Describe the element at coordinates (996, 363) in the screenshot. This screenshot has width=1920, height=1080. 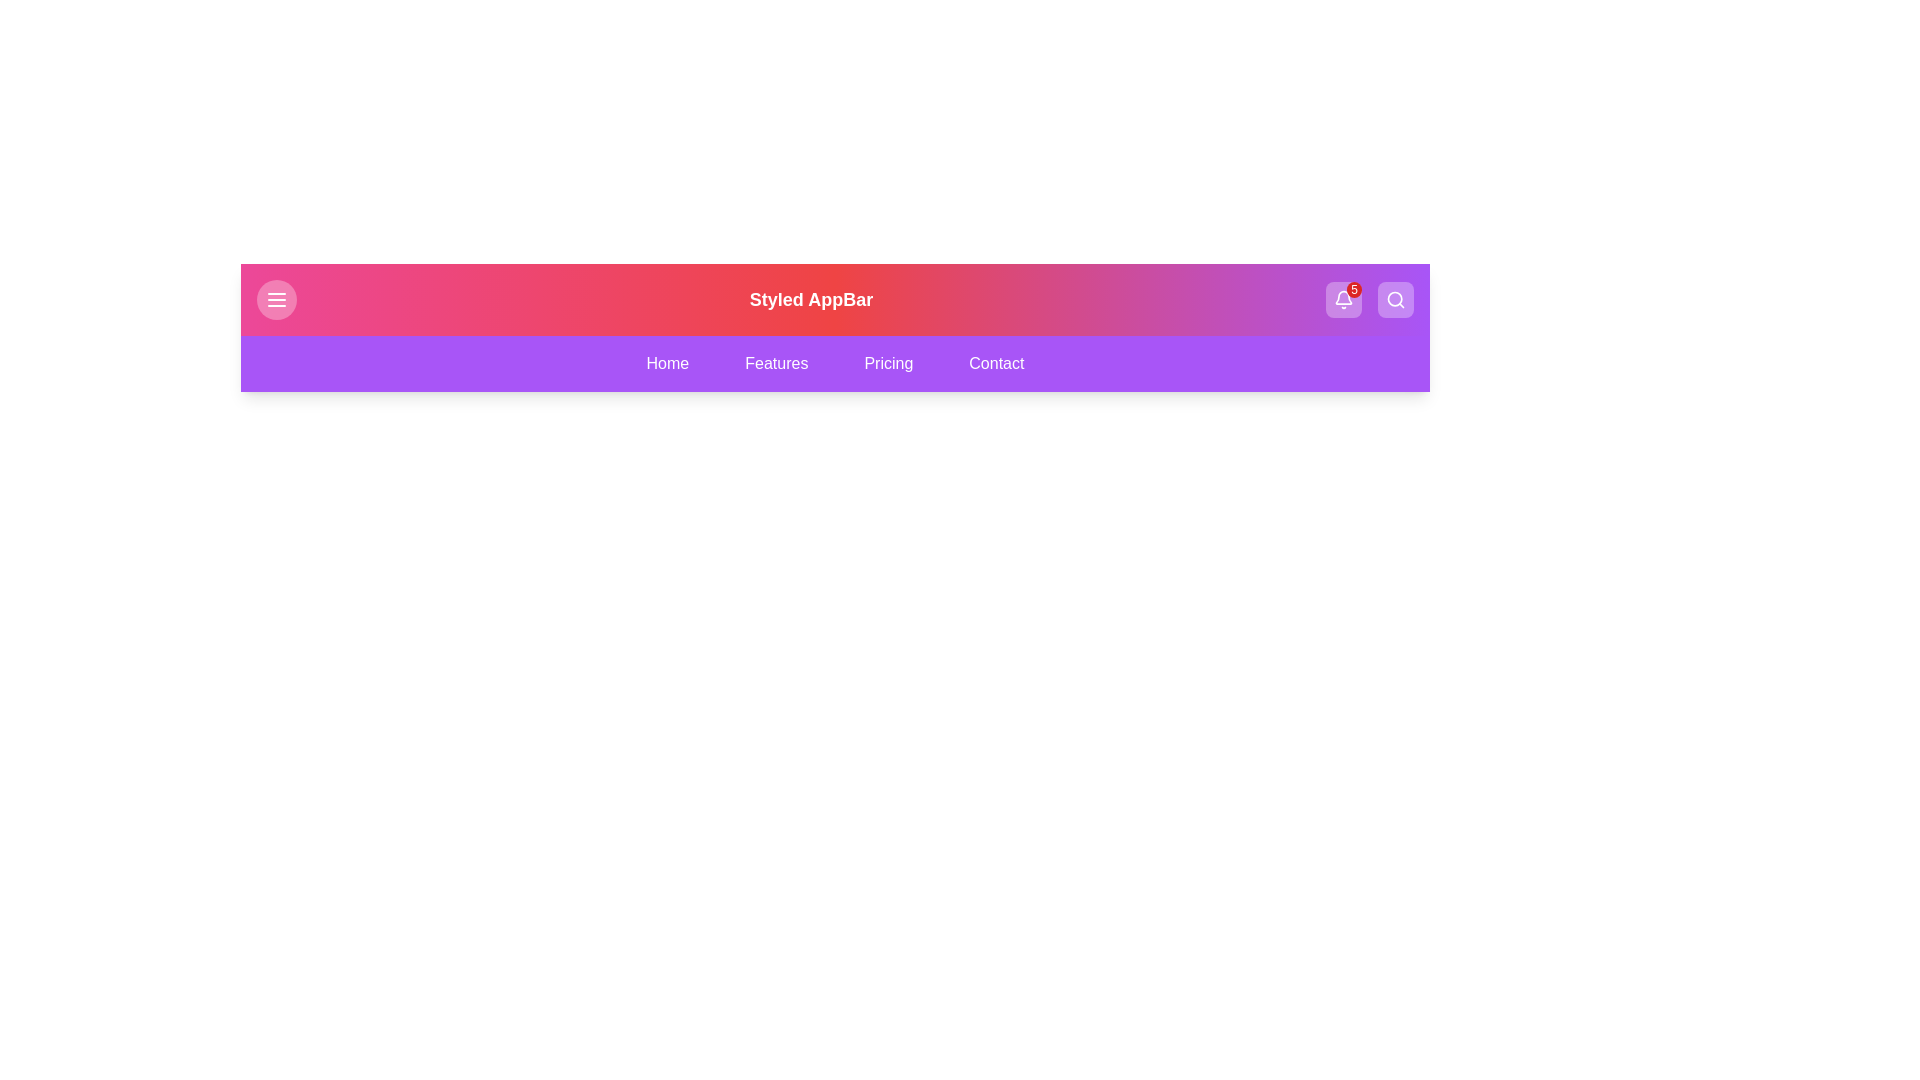
I see `the navigation tab labeled Contact` at that location.